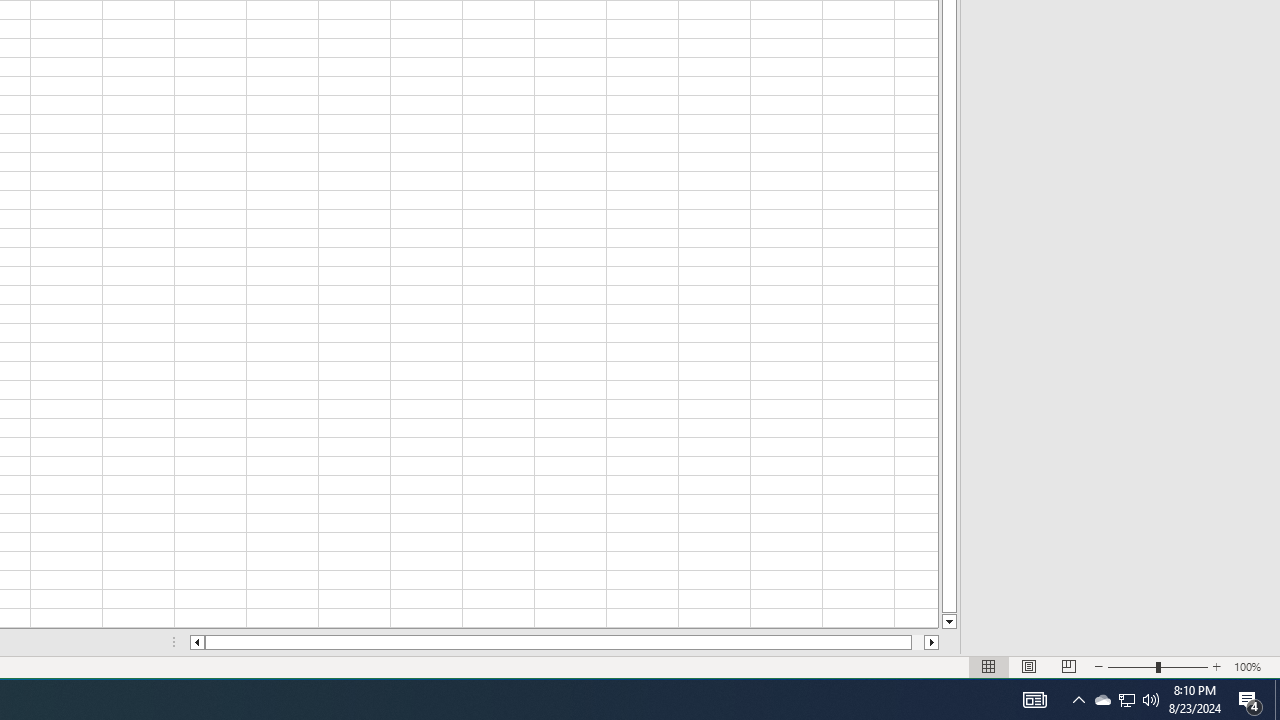 The height and width of the screenshot is (720, 1280). I want to click on 'Action Center, 4 new notifications', so click(1250, 698).